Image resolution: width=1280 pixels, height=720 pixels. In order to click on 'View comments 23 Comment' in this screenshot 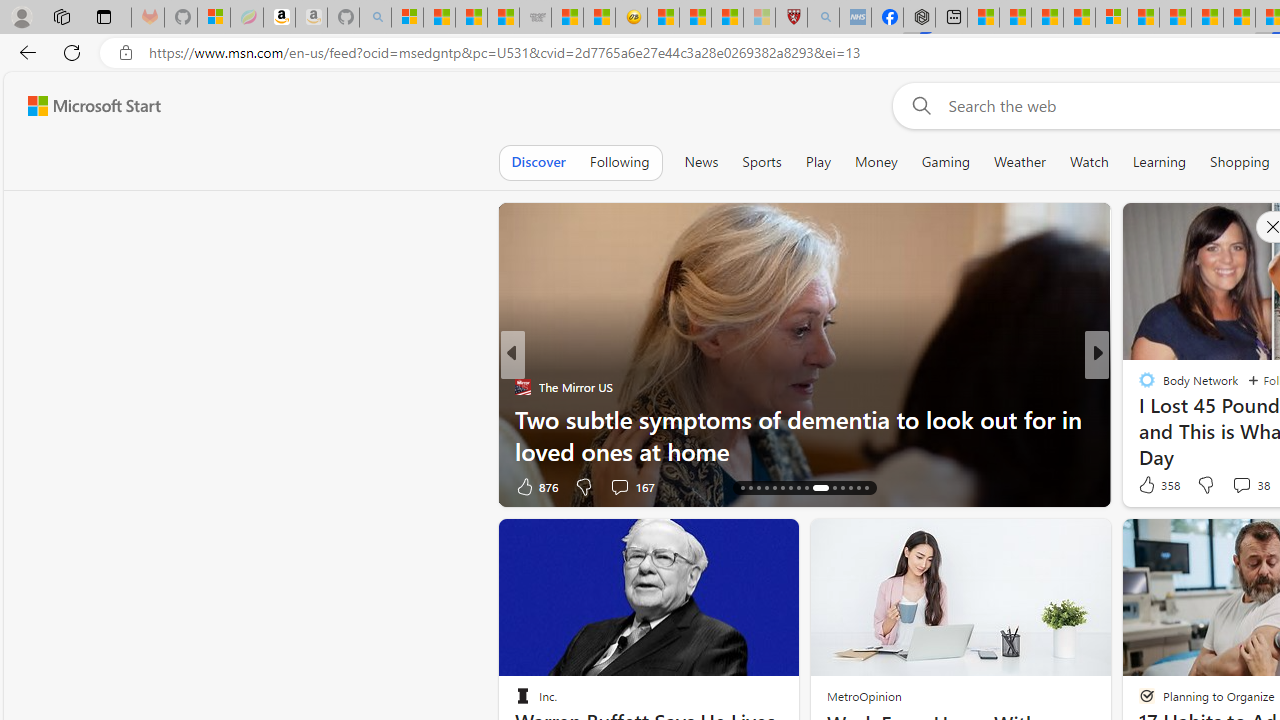, I will do `click(1234, 486)`.